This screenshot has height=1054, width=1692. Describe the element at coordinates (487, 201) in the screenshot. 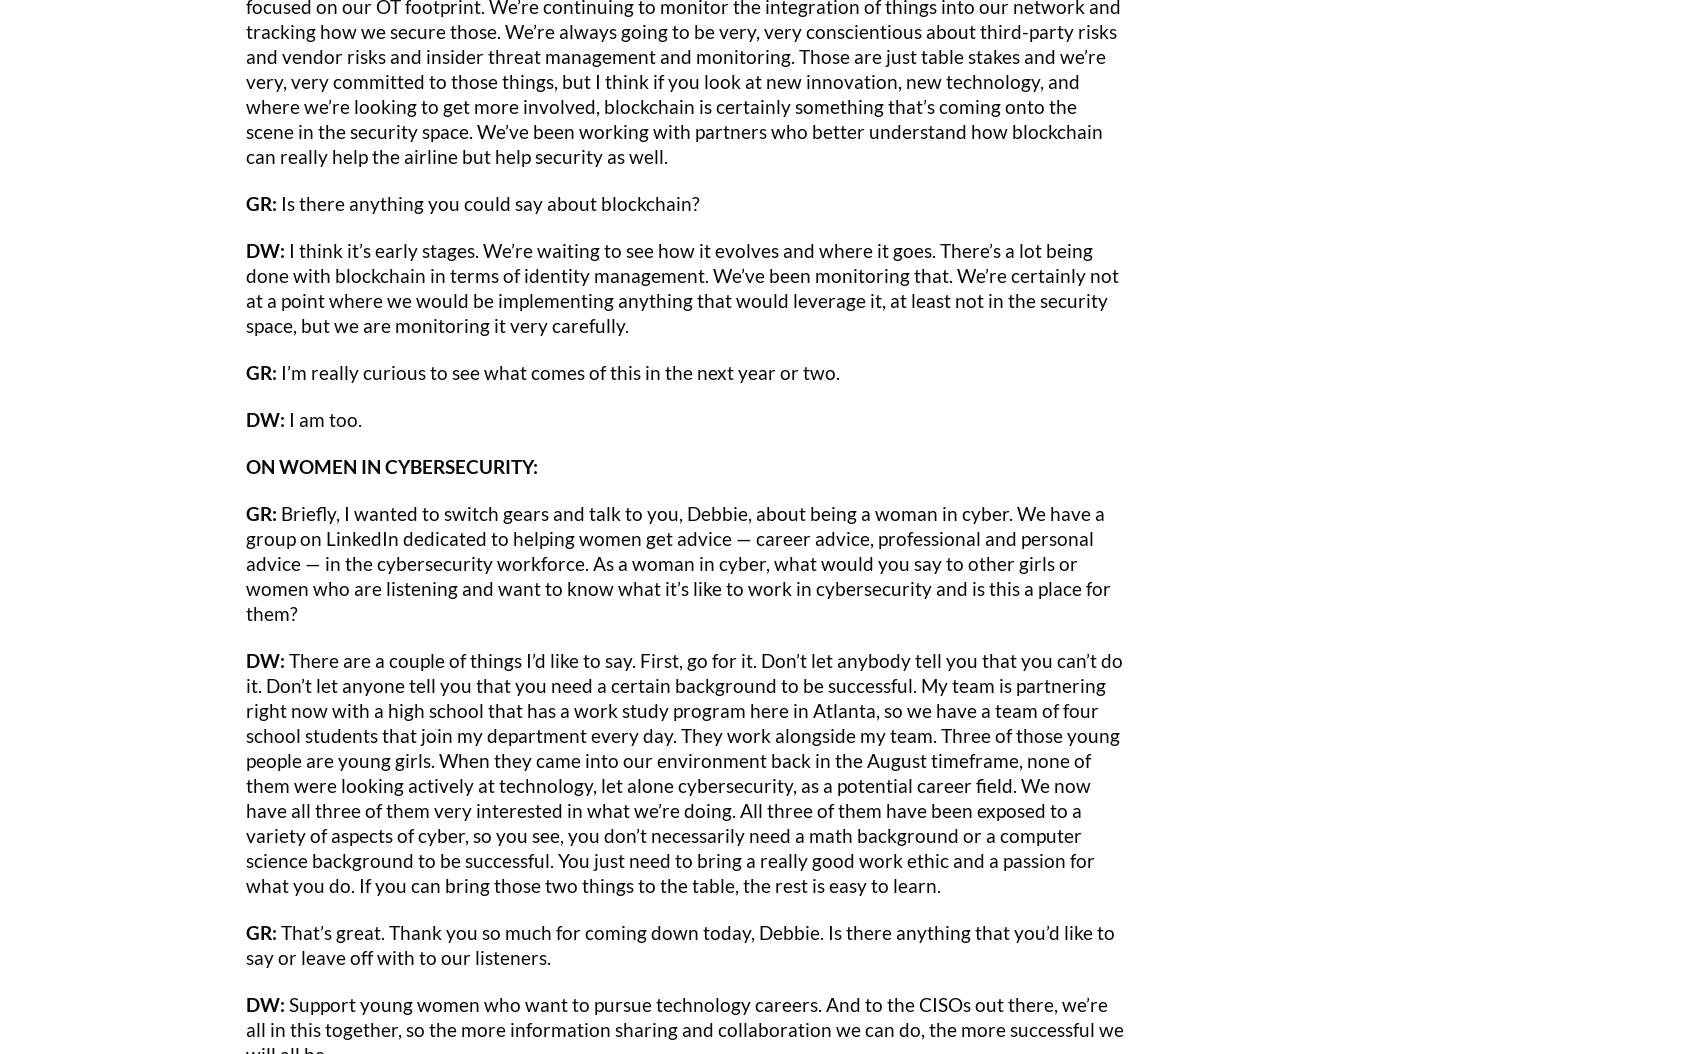

I see `'Is there anything you could say about blockchain?'` at that location.